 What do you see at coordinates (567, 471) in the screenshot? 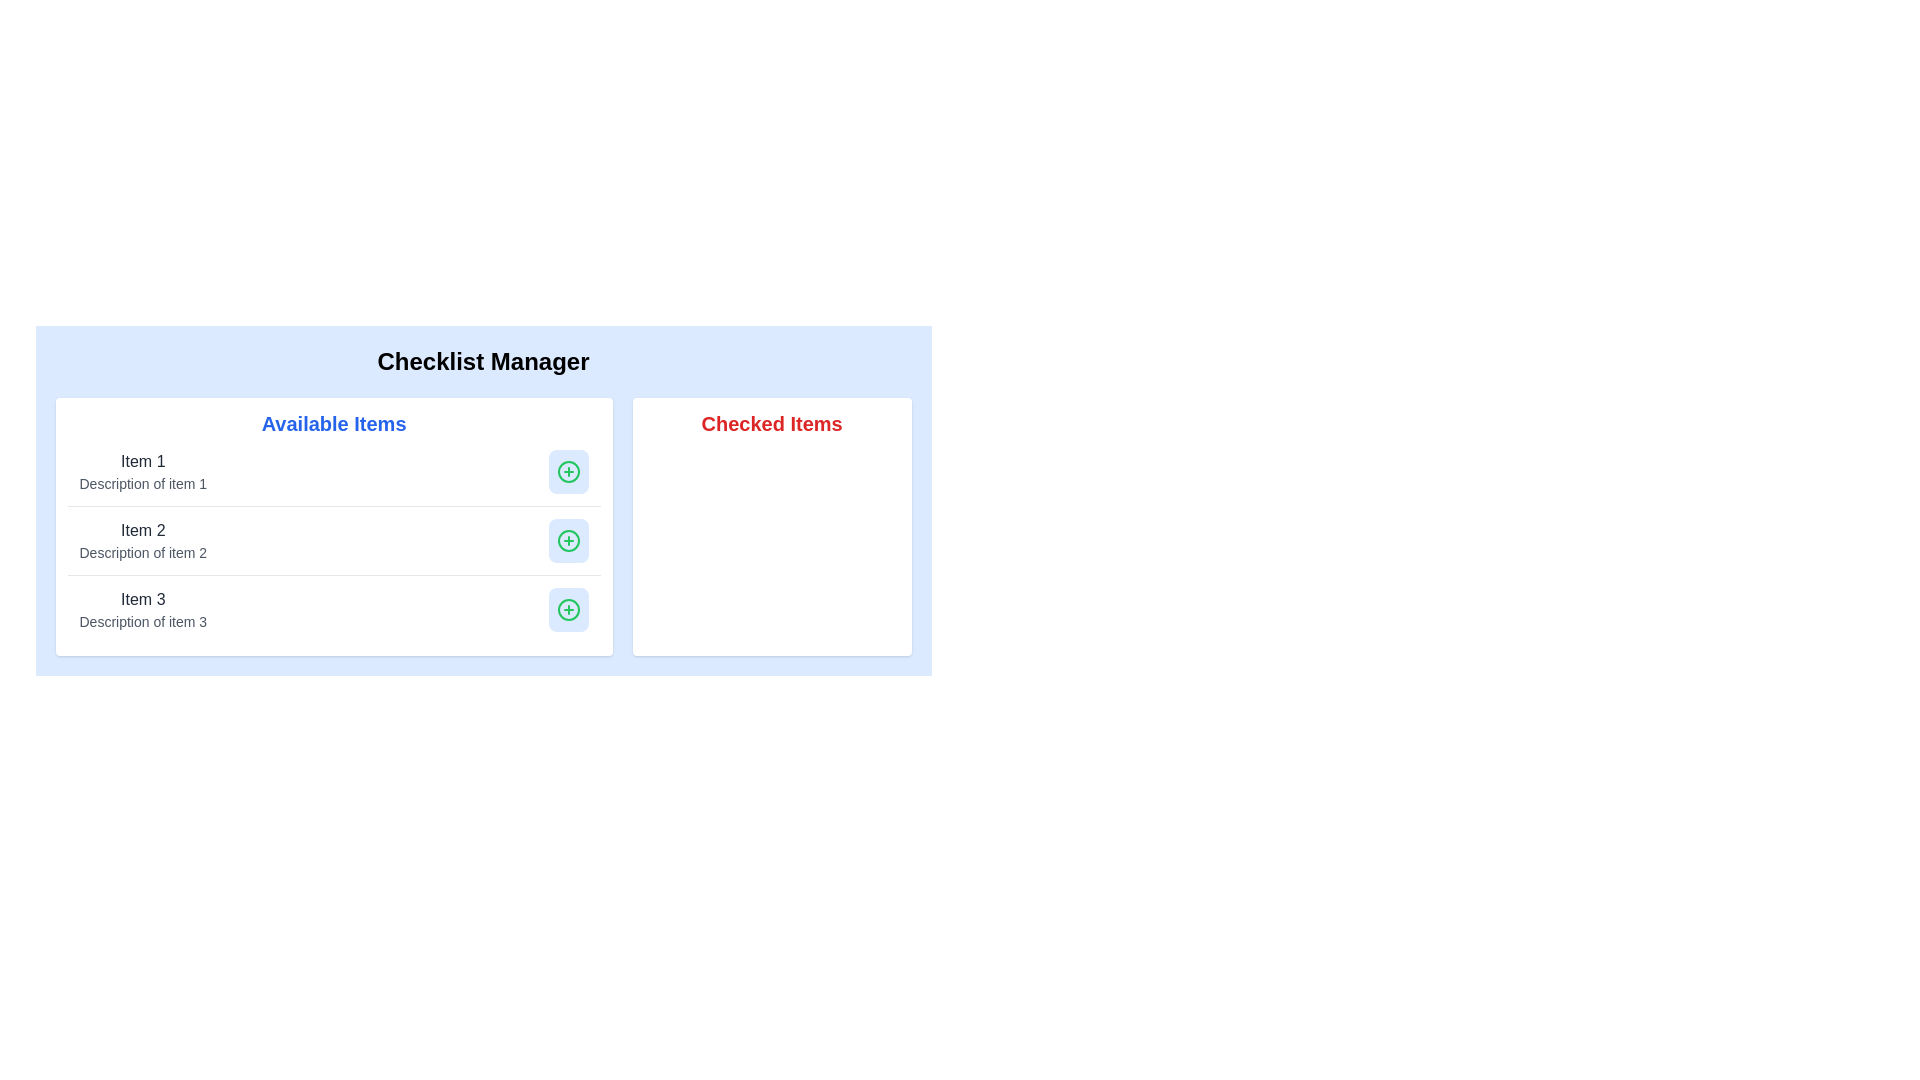
I see `the first circular button located to the right of the 'Item 1' text in the 'Available Items' section of the 'Checklist Manager' to trigger the hover styling` at bounding box center [567, 471].